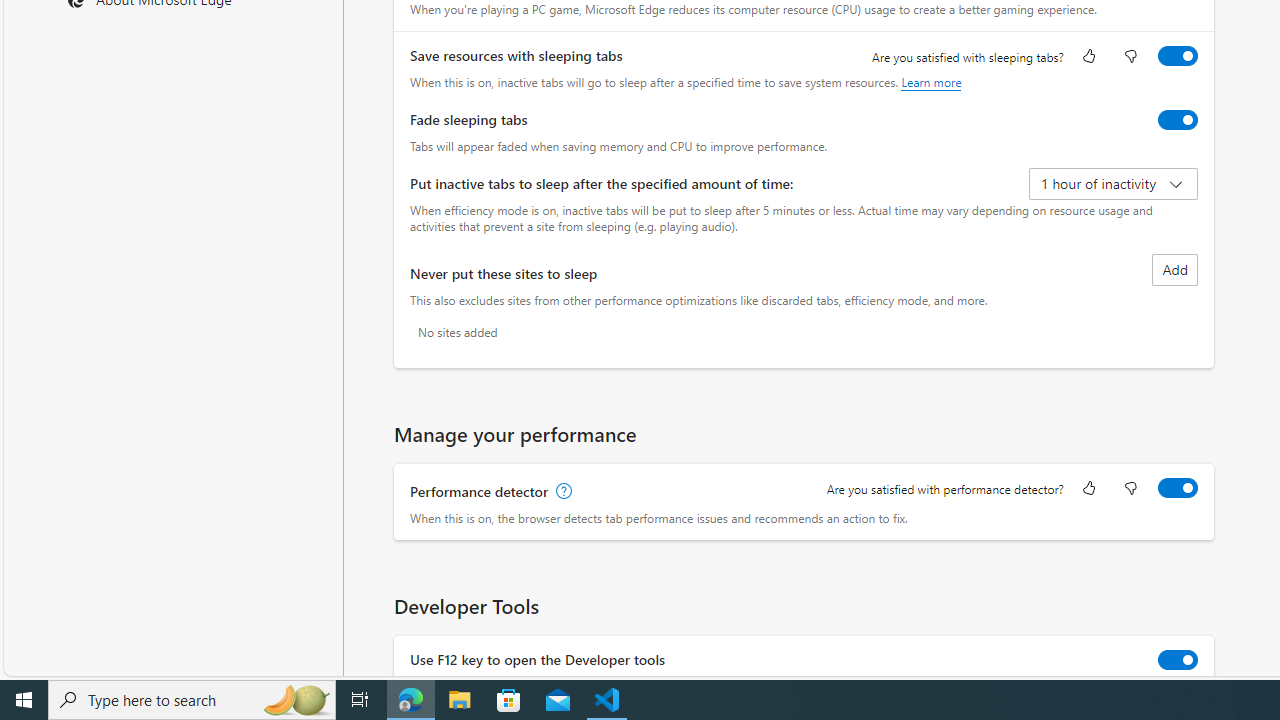 The height and width of the screenshot is (720, 1280). I want to click on 'Add site to never put these sites to sleep list', so click(1175, 270).